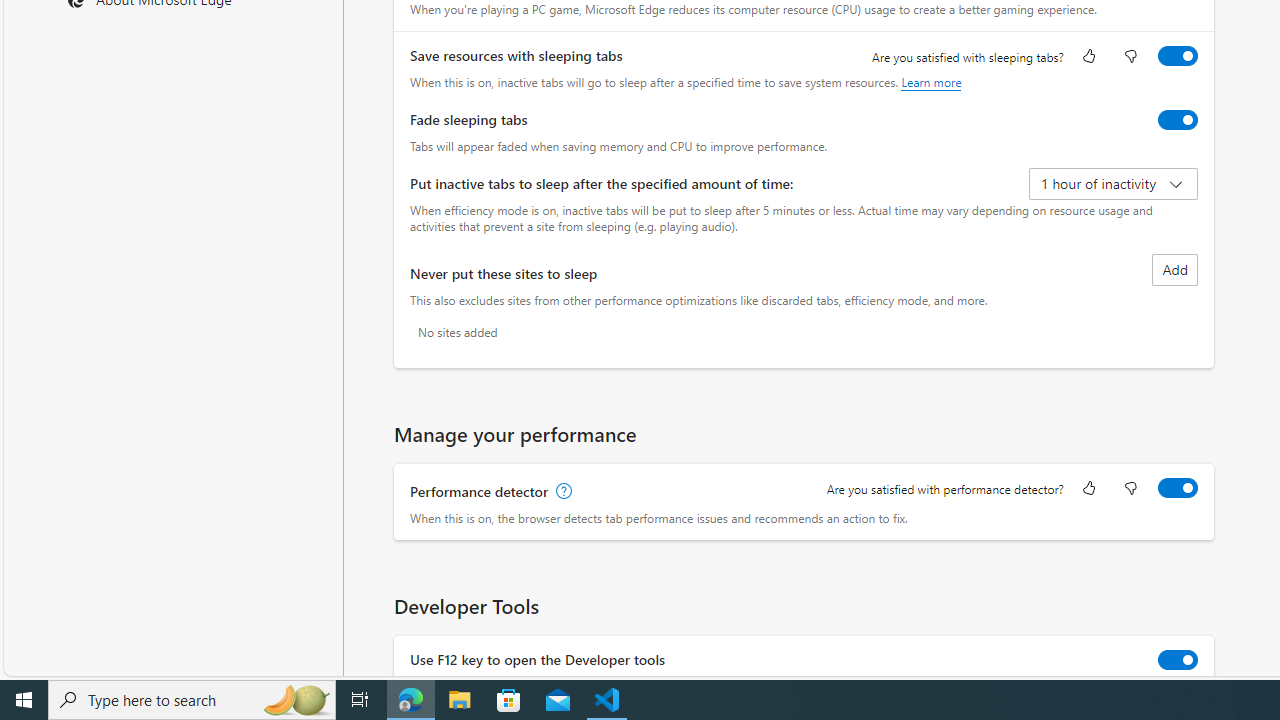 The height and width of the screenshot is (720, 1280). I want to click on 'Add site to never put these sites to sleep list', so click(1175, 270).